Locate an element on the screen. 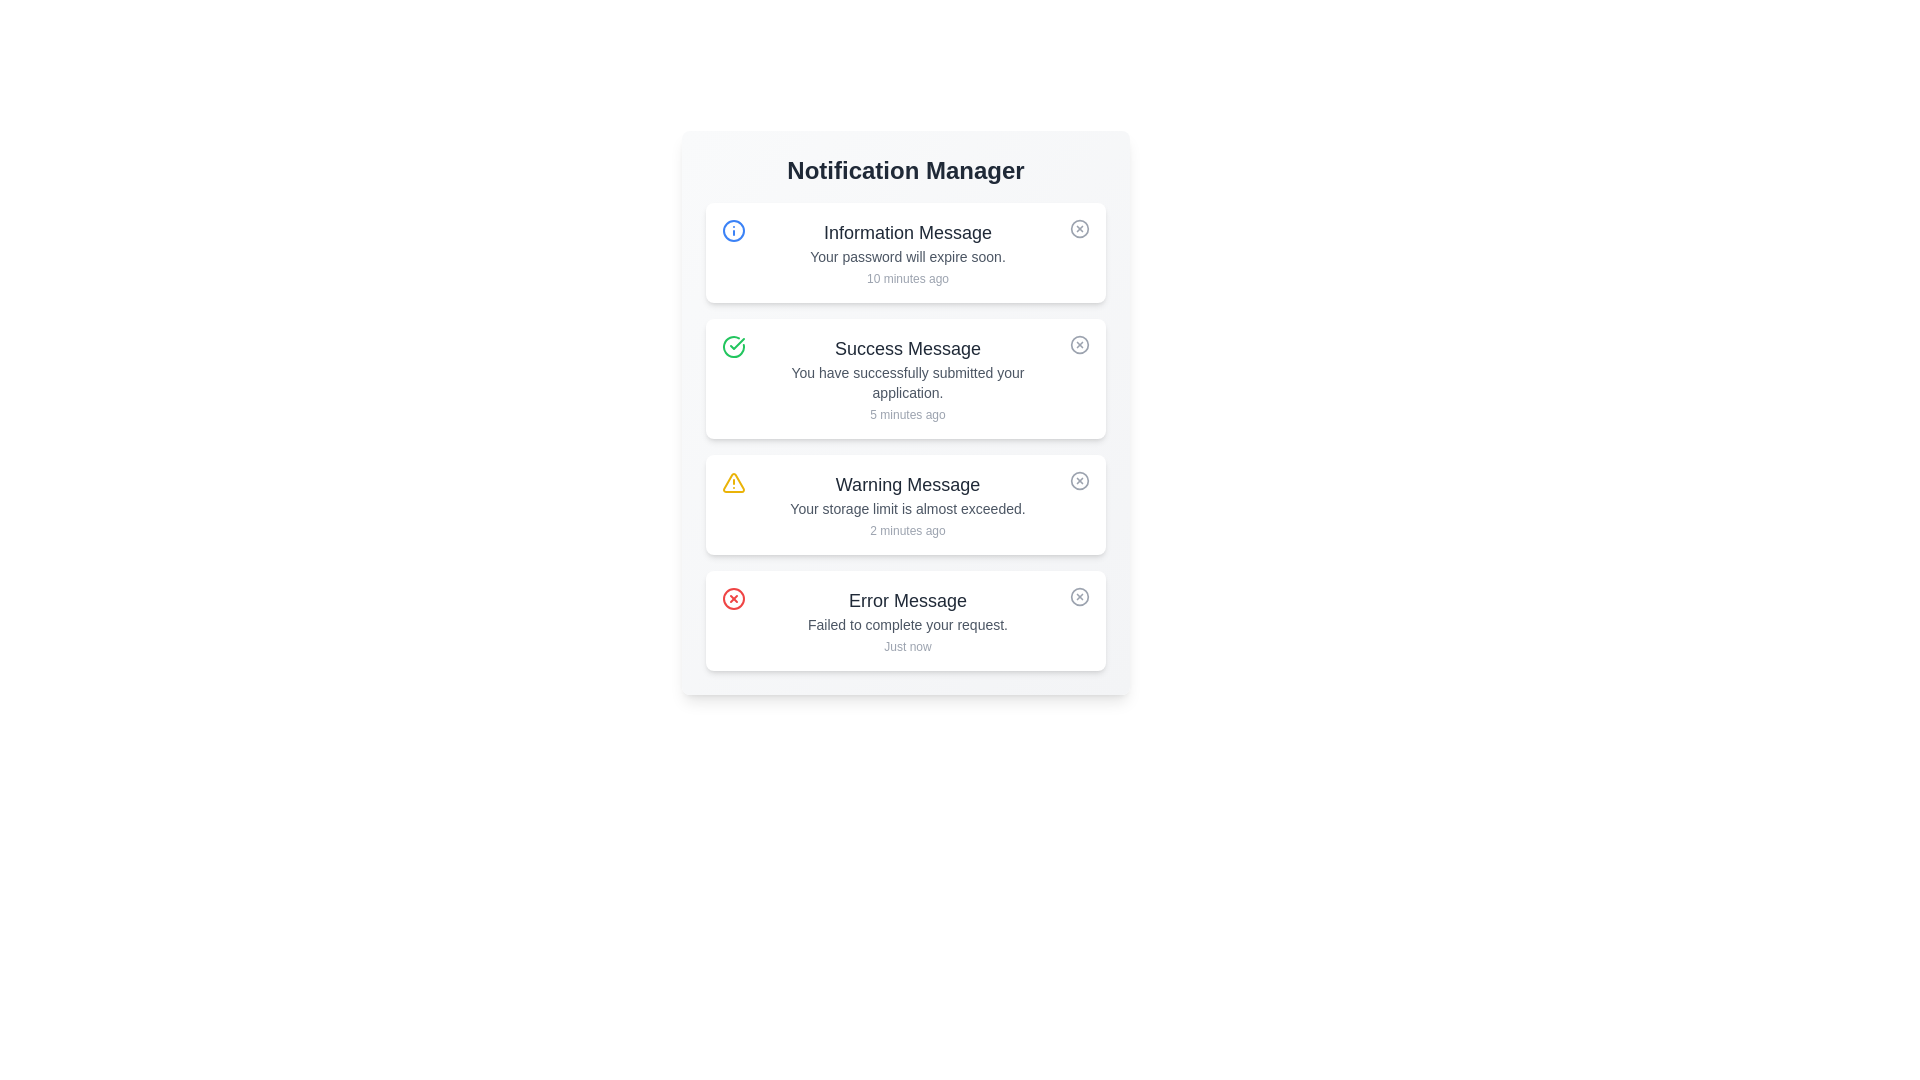  the circular blue outlined icon with an information symbol located to the left of the 'Information Message' text in the first notification card is located at coordinates (733, 230).